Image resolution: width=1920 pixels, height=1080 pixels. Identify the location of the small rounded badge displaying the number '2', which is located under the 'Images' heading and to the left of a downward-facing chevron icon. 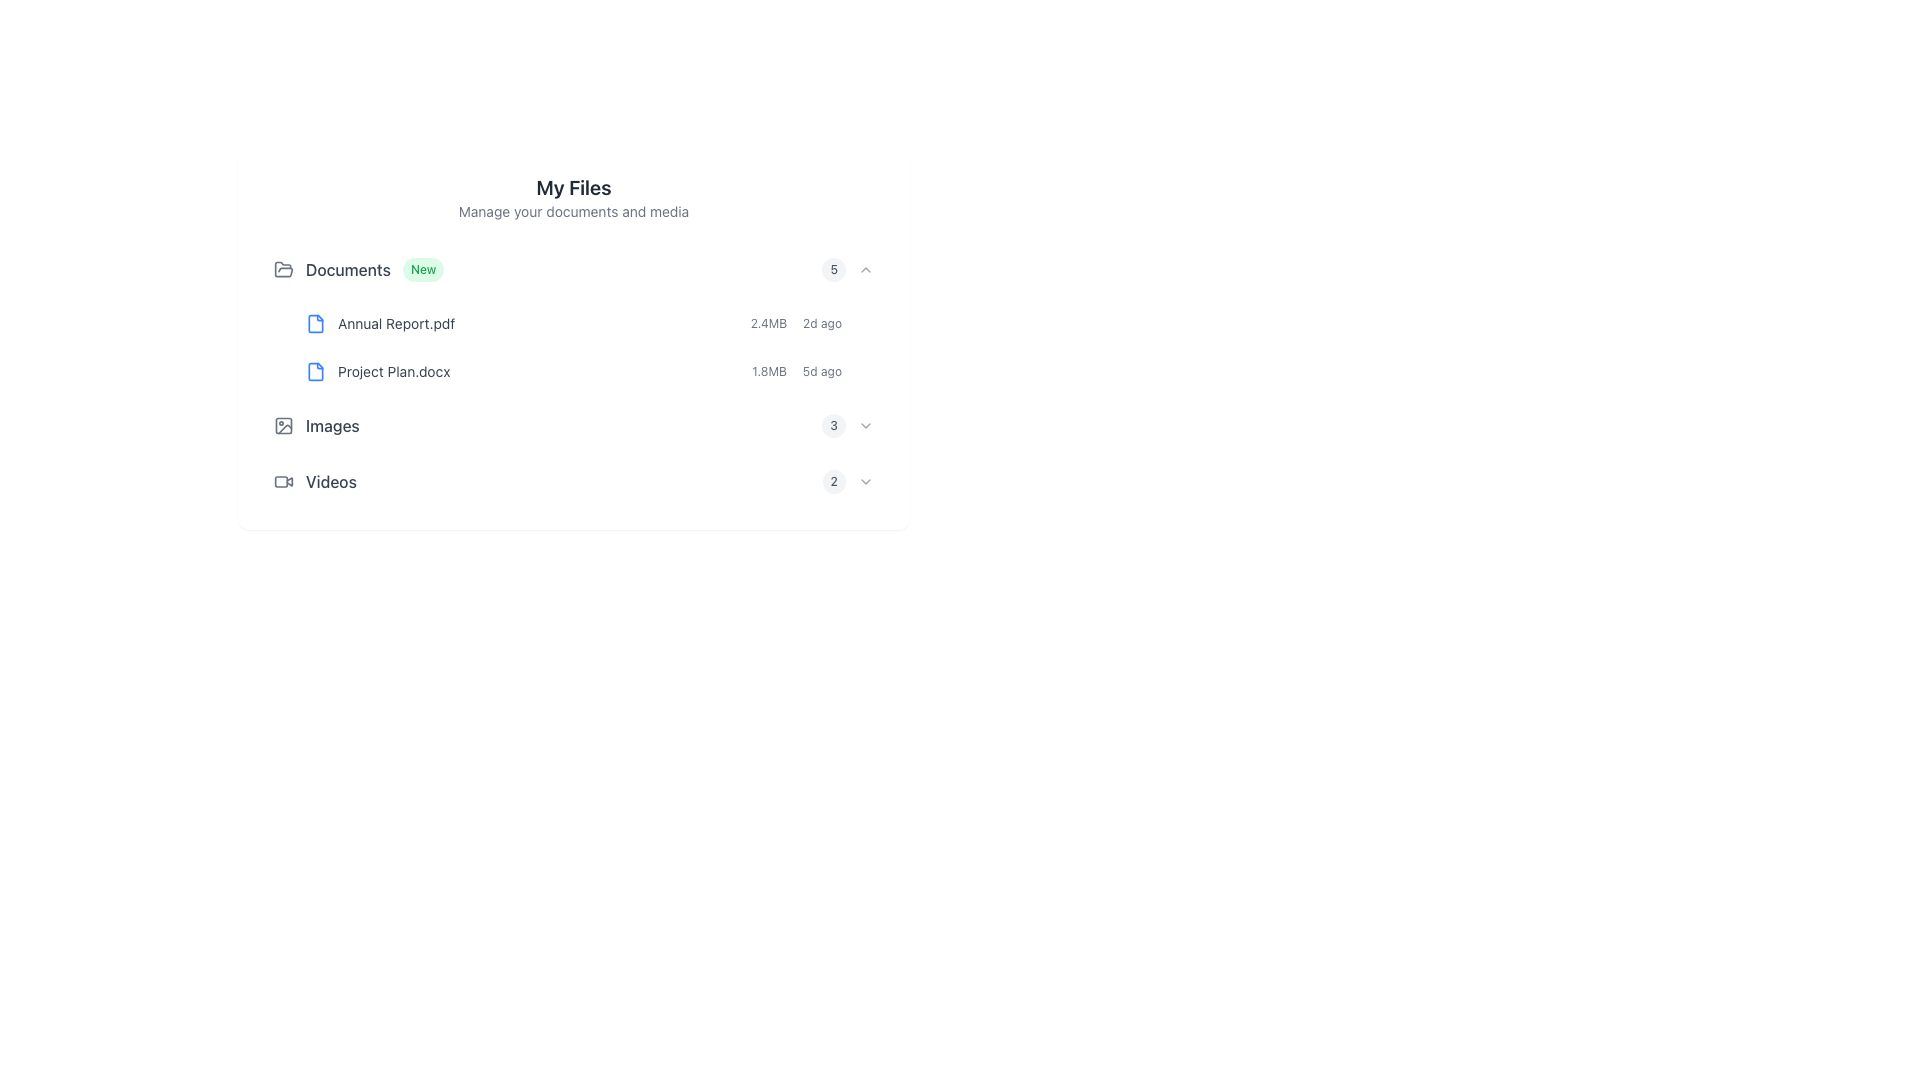
(834, 482).